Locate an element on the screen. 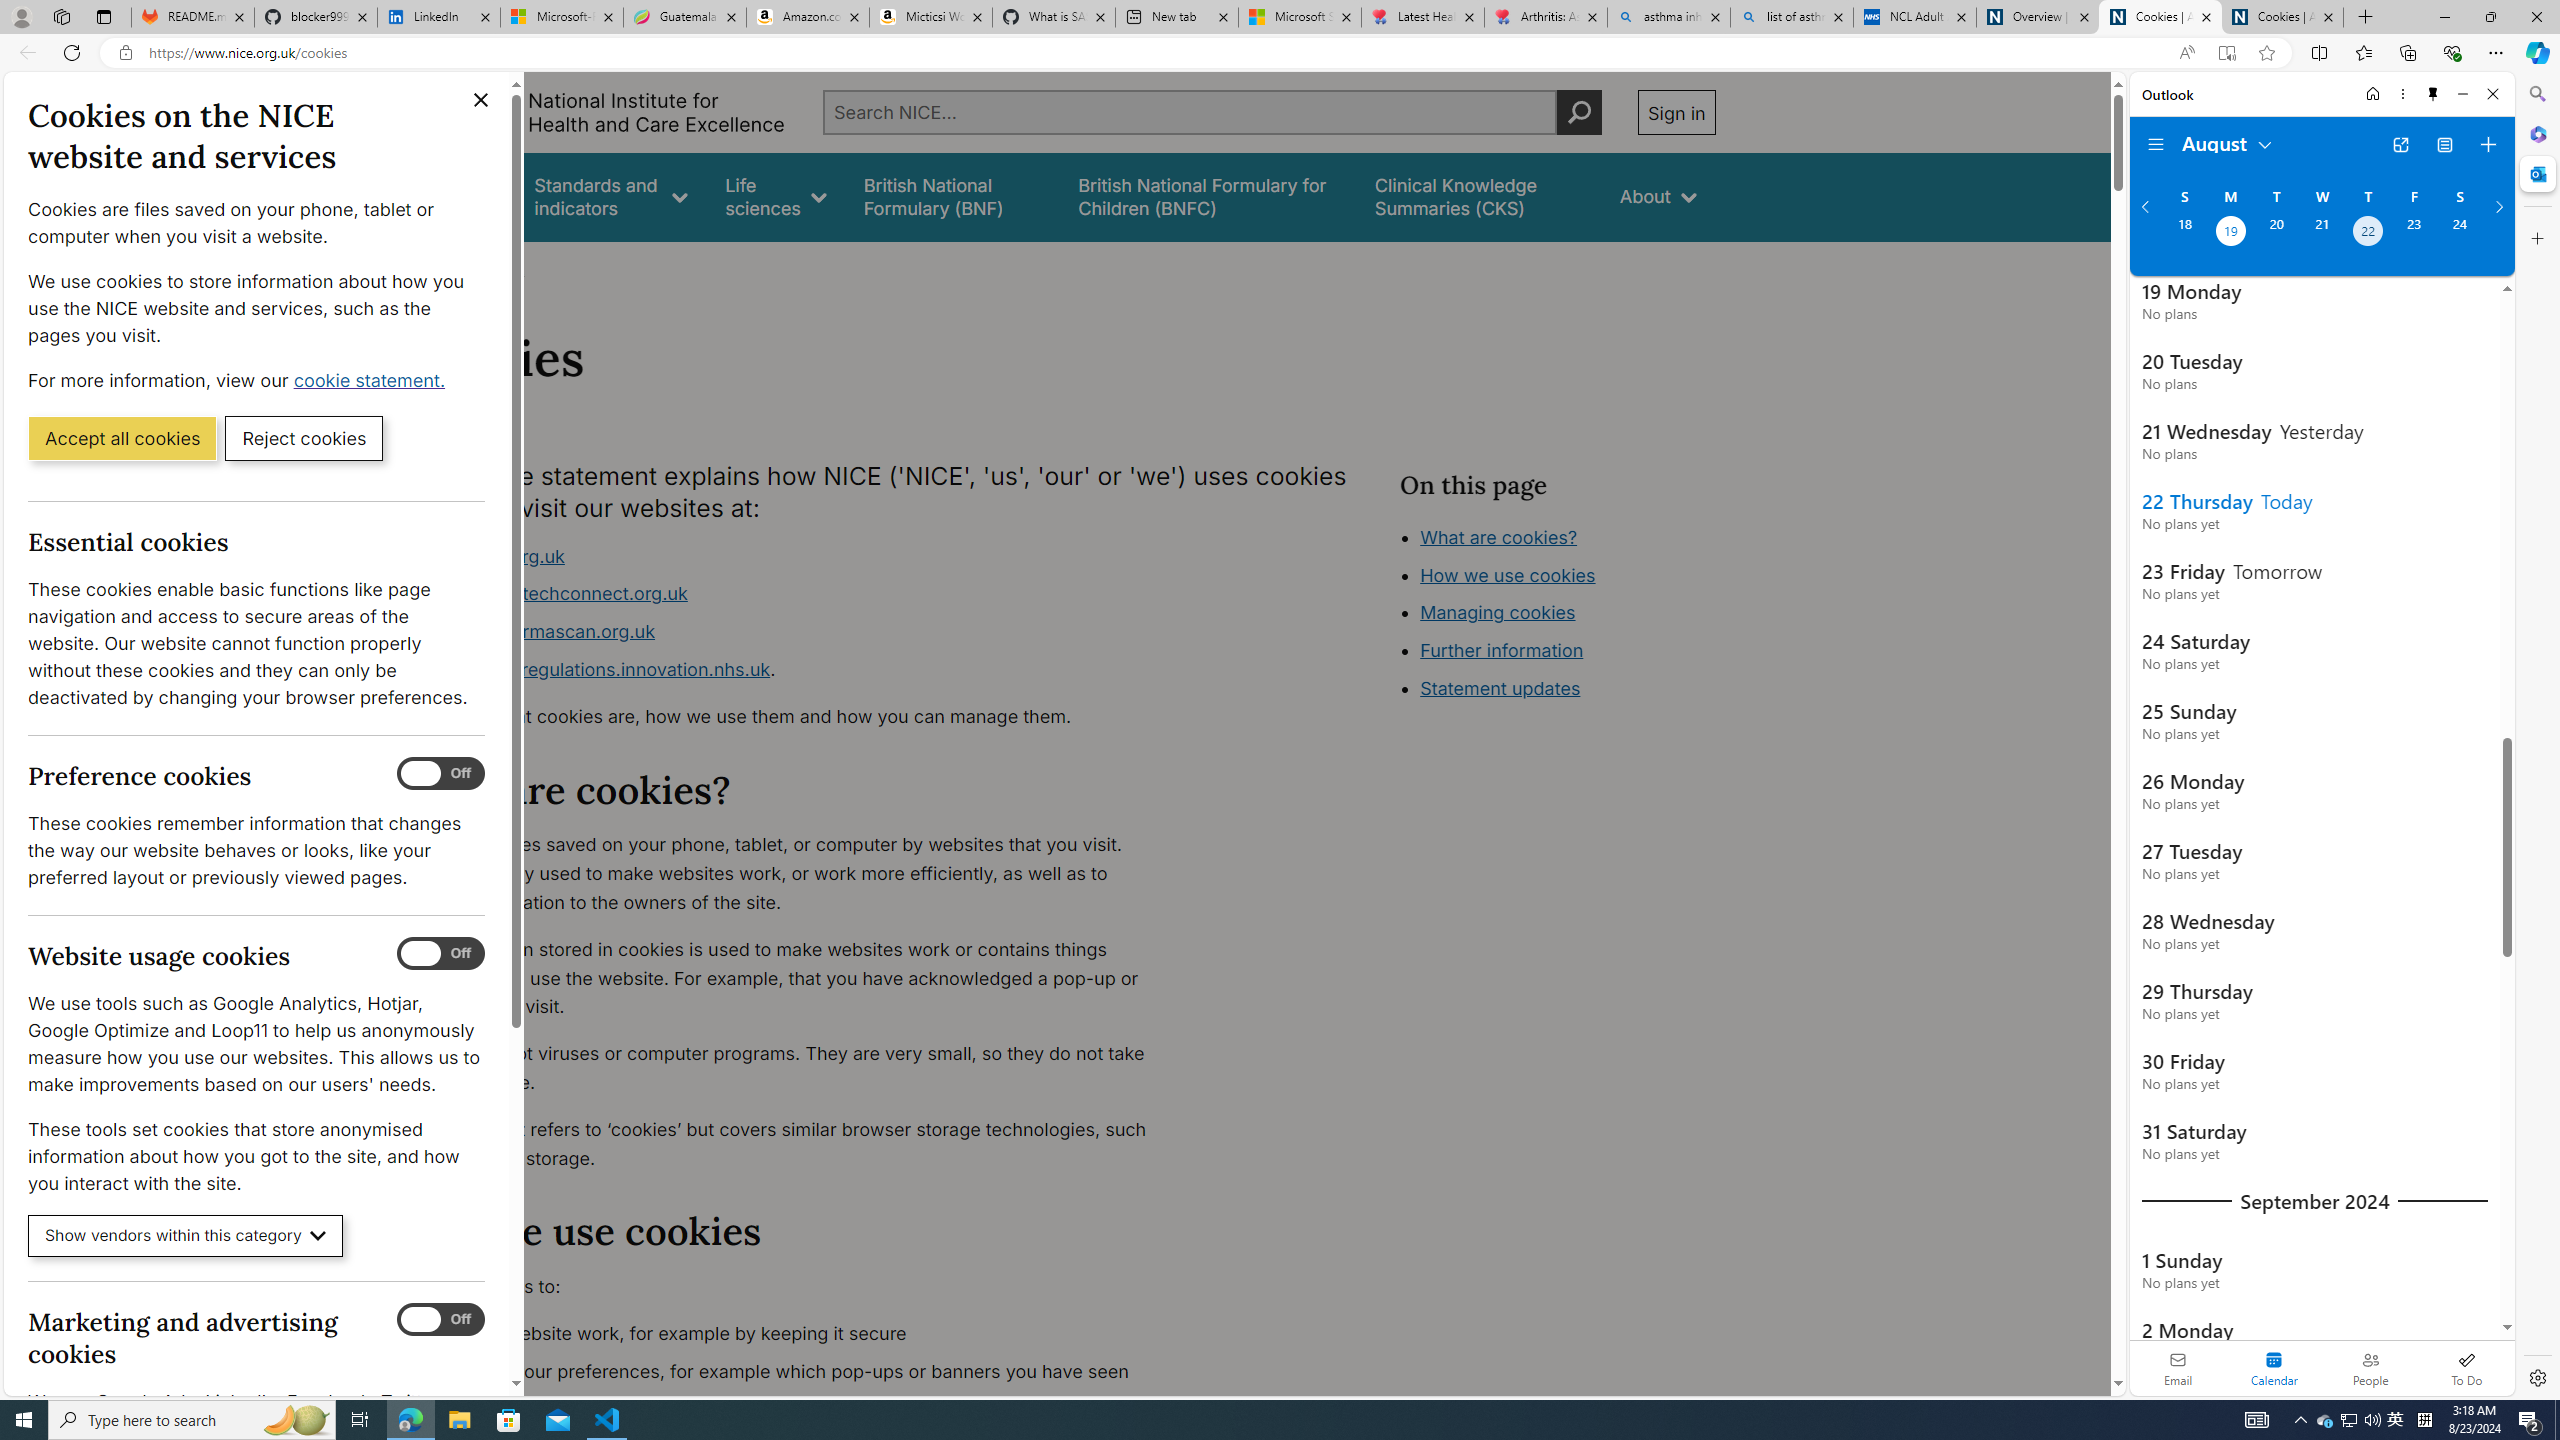  'Statement updates' is located at coordinates (1500, 689).